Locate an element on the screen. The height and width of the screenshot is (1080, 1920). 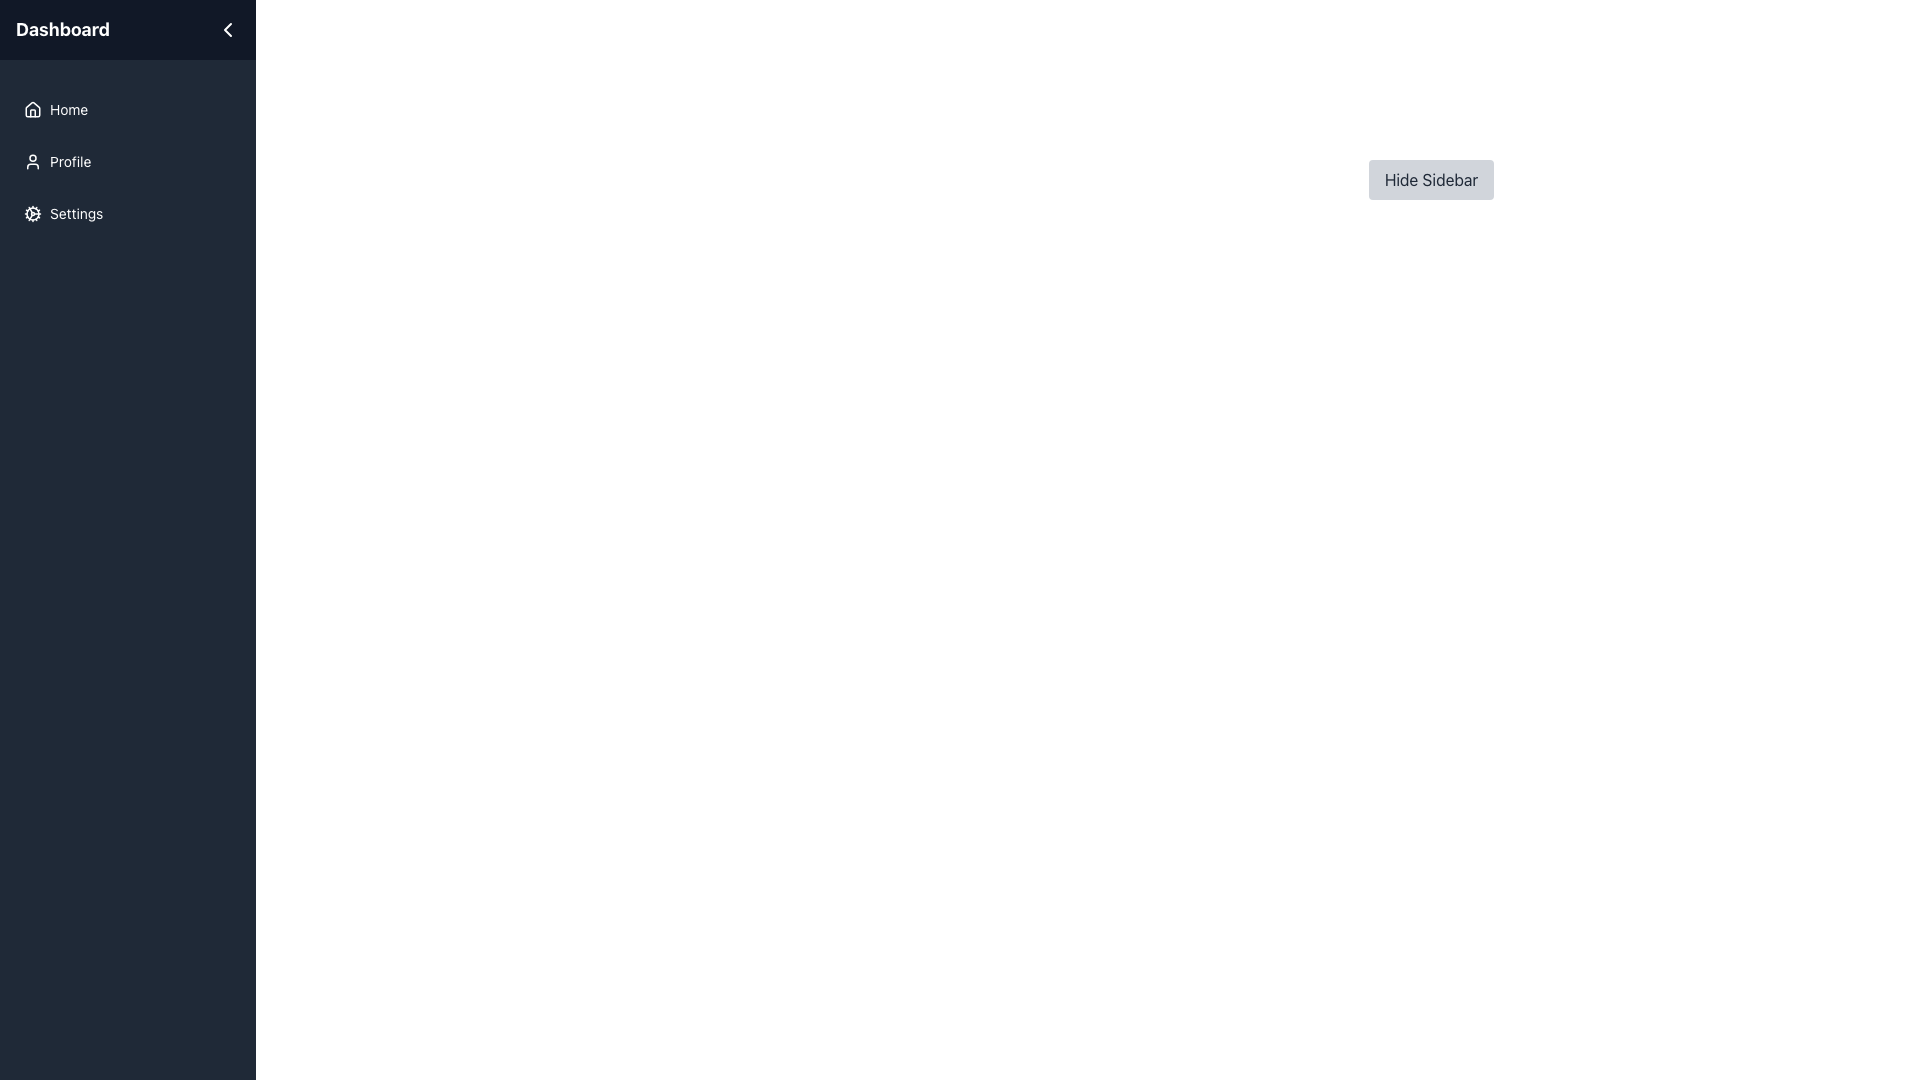
the cogwheel-shaped icon in the sidebar that precedes the 'Settings' text label is located at coordinates (33, 213).